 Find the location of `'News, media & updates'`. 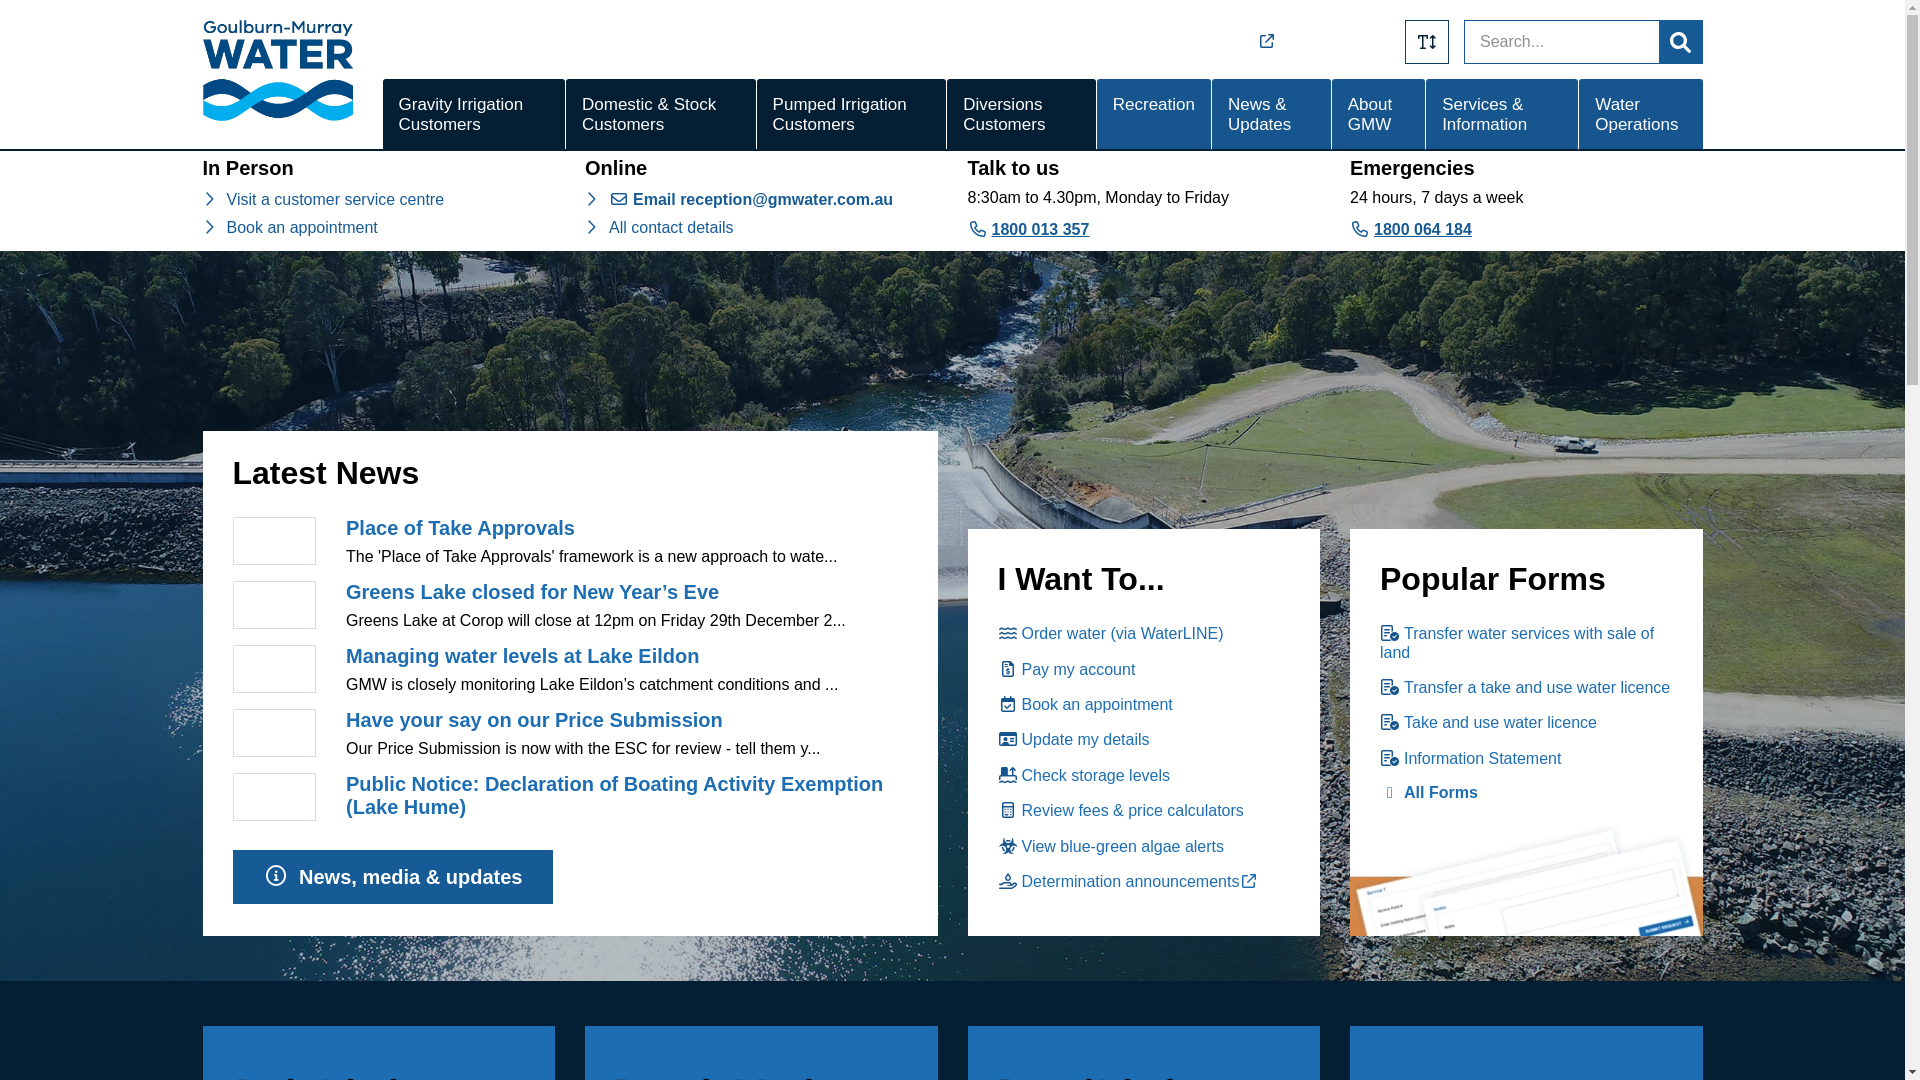

'News, media & updates' is located at coordinates (392, 876).